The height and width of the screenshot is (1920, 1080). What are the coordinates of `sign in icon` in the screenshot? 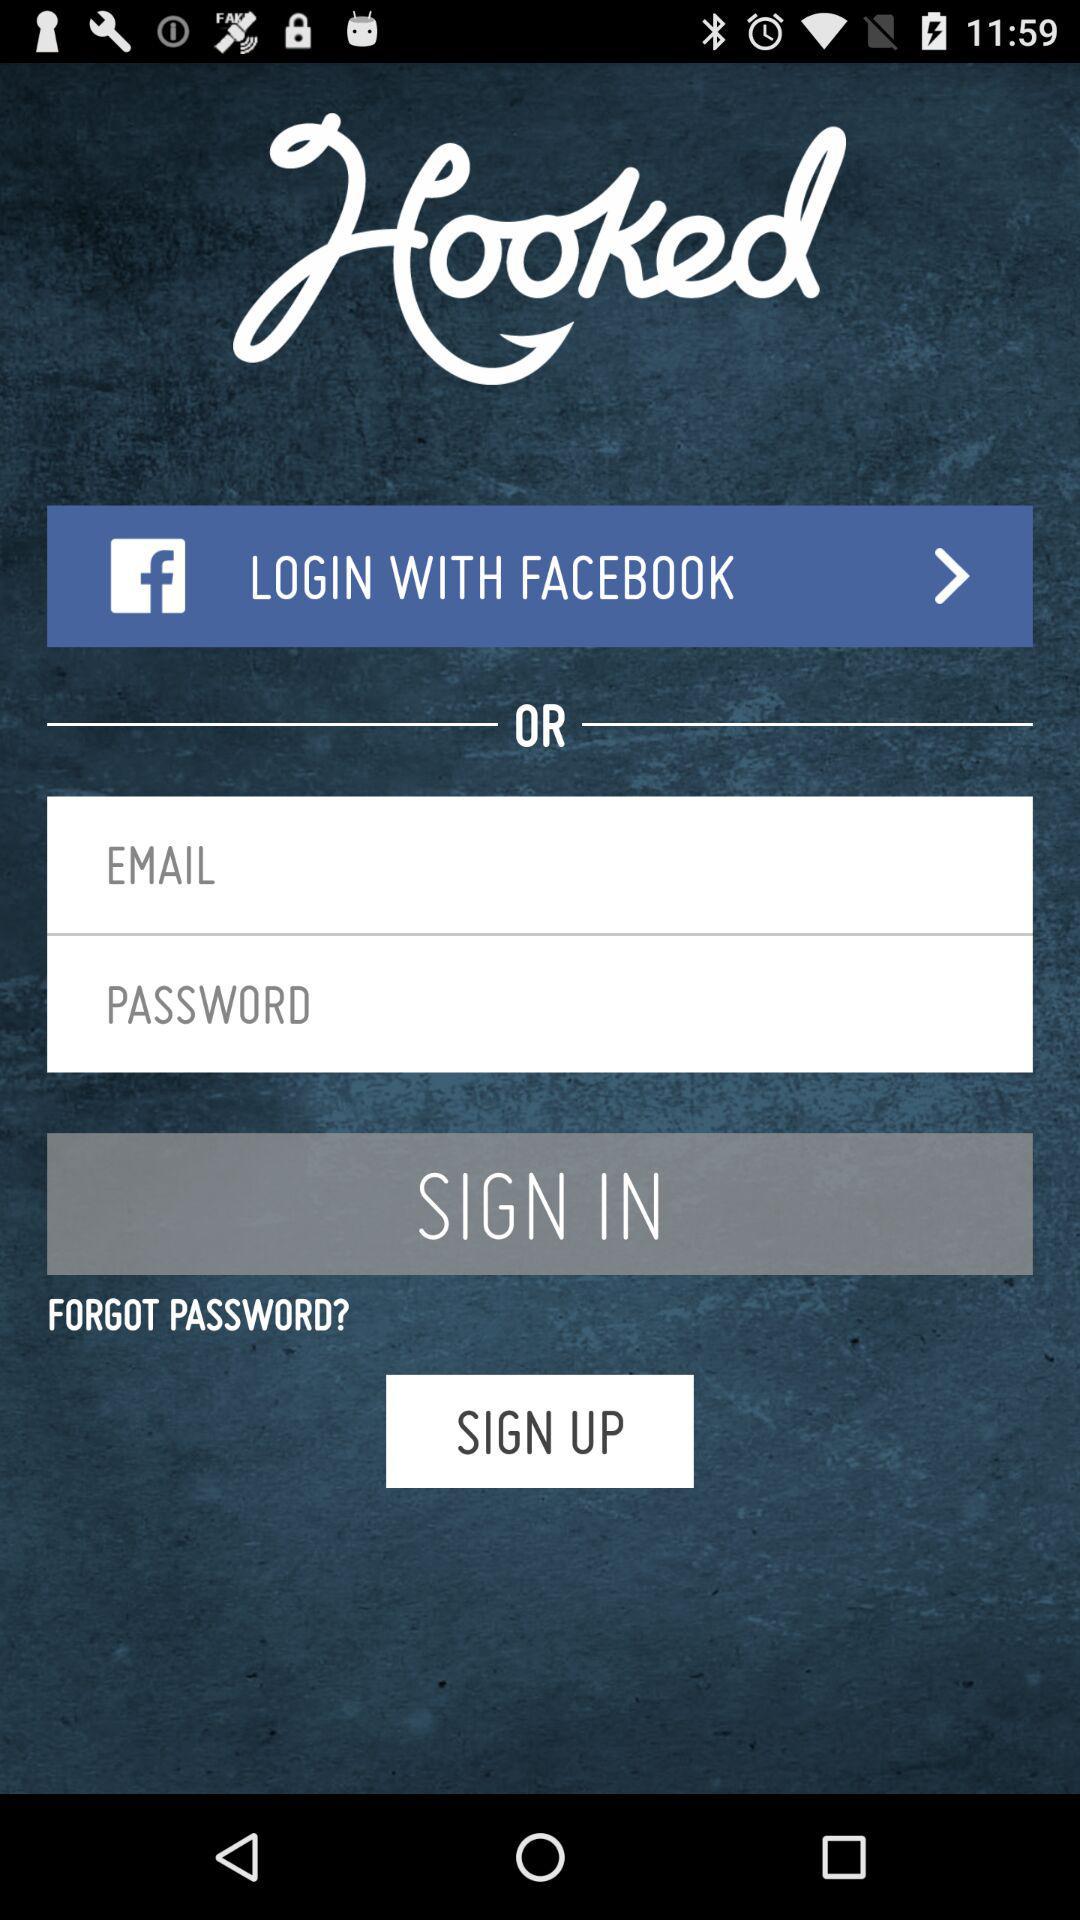 It's located at (540, 1203).